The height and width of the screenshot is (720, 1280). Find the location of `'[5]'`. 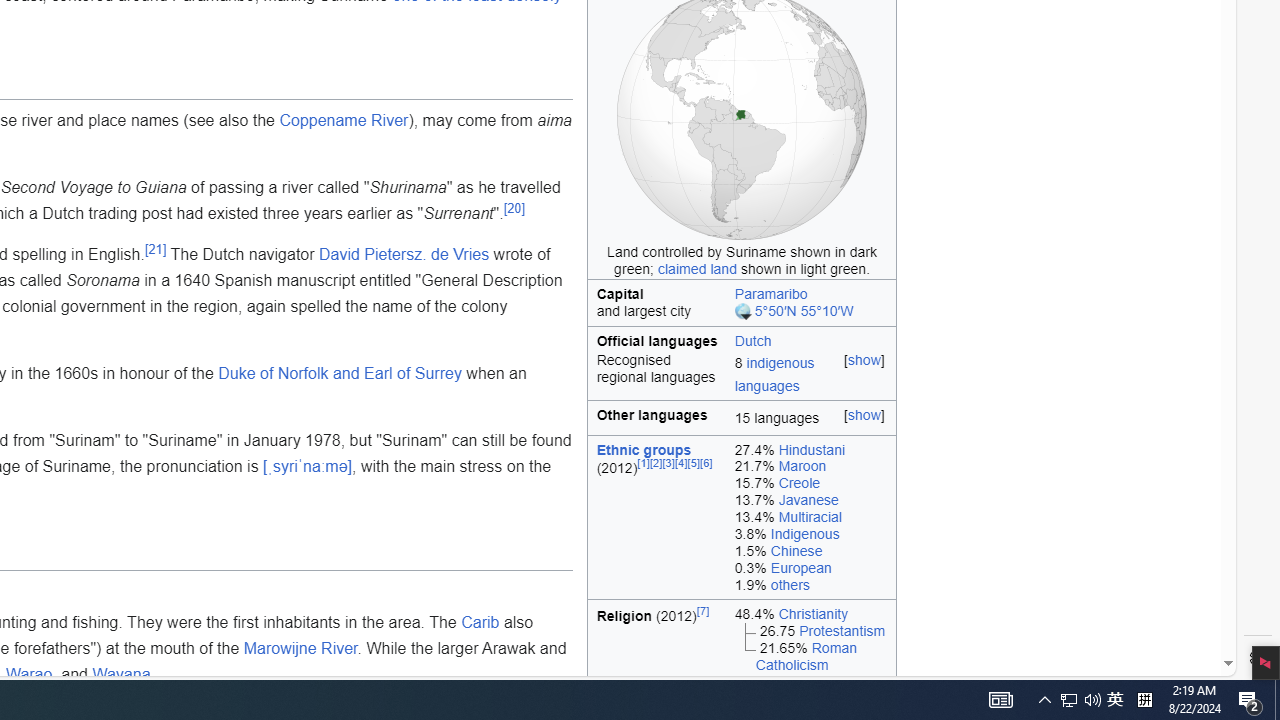

'[5]' is located at coordinates (694, 463).